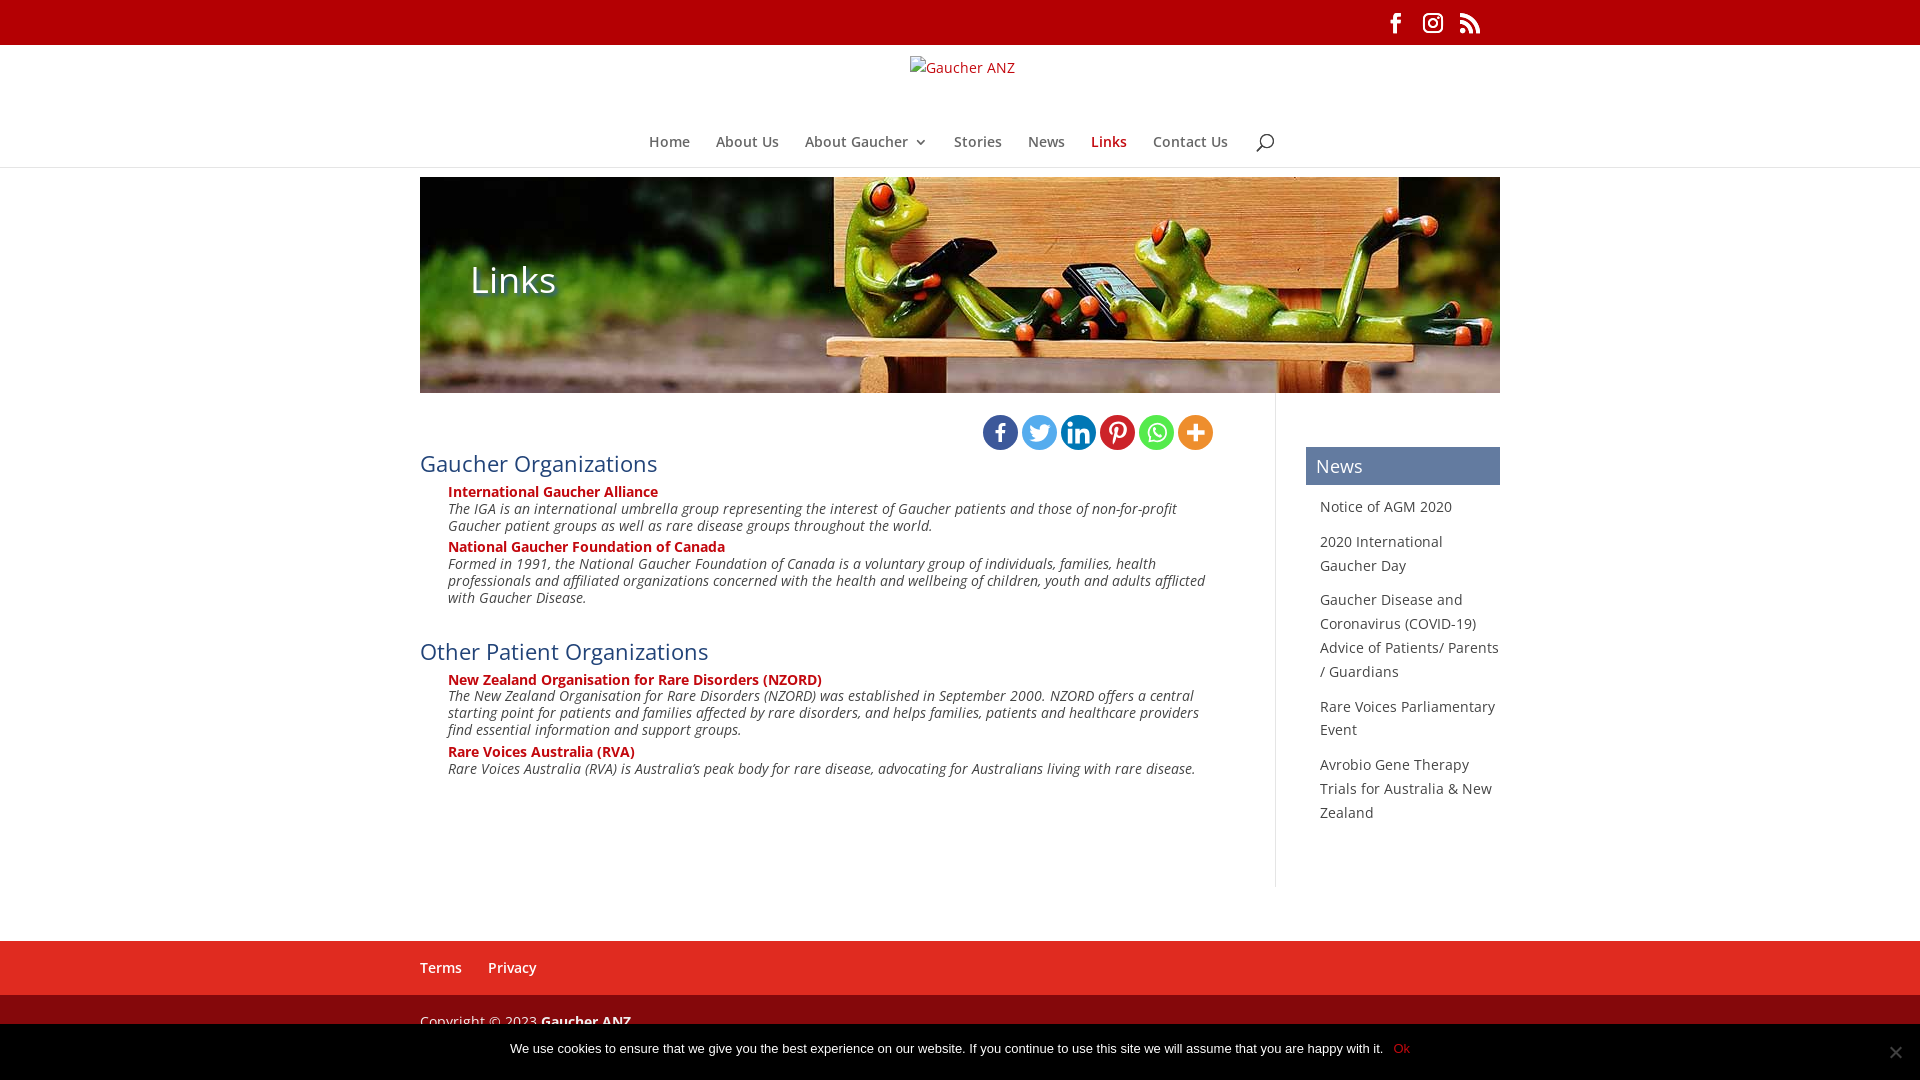  Describe the element at coordinates (1077, 431) in the screenshot. I see `'Linkedin'` at that location.